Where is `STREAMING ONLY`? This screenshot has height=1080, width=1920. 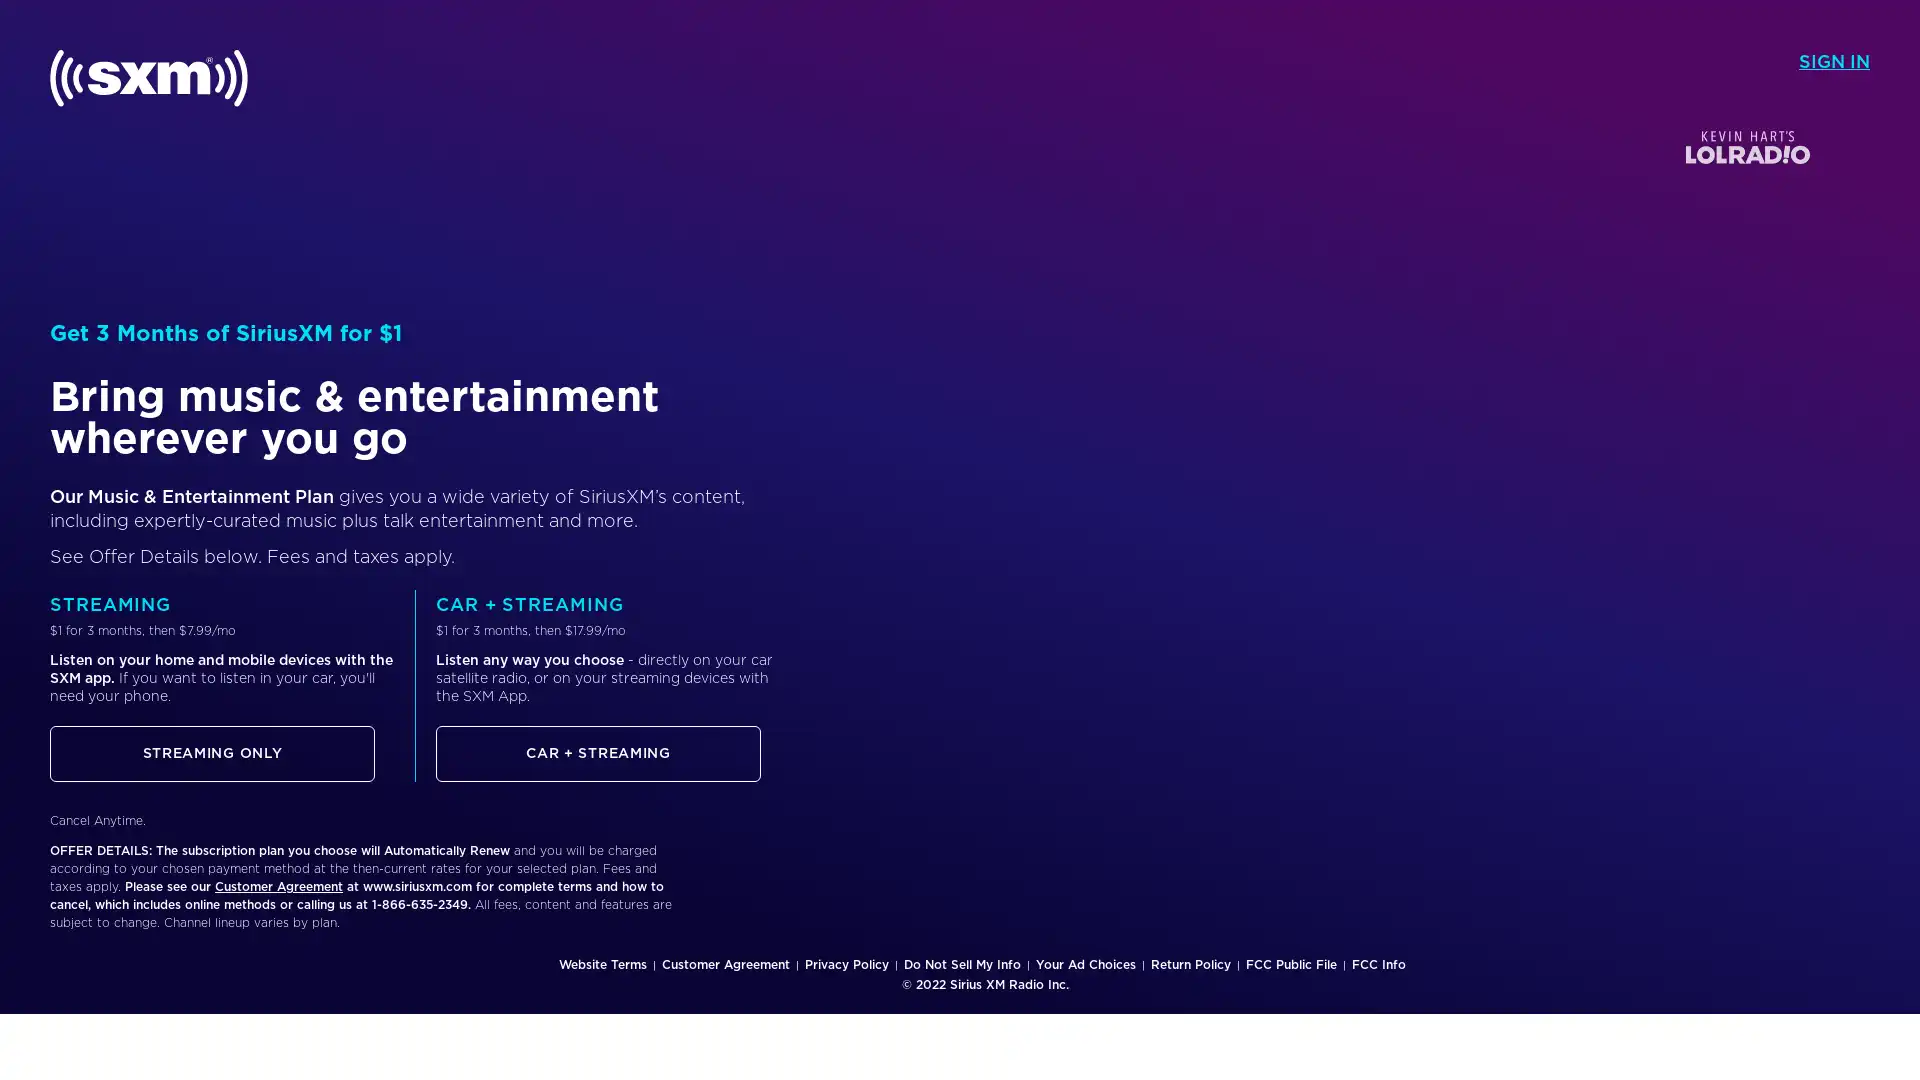
STREAMING ONLY is located at coordinates (212, 753).